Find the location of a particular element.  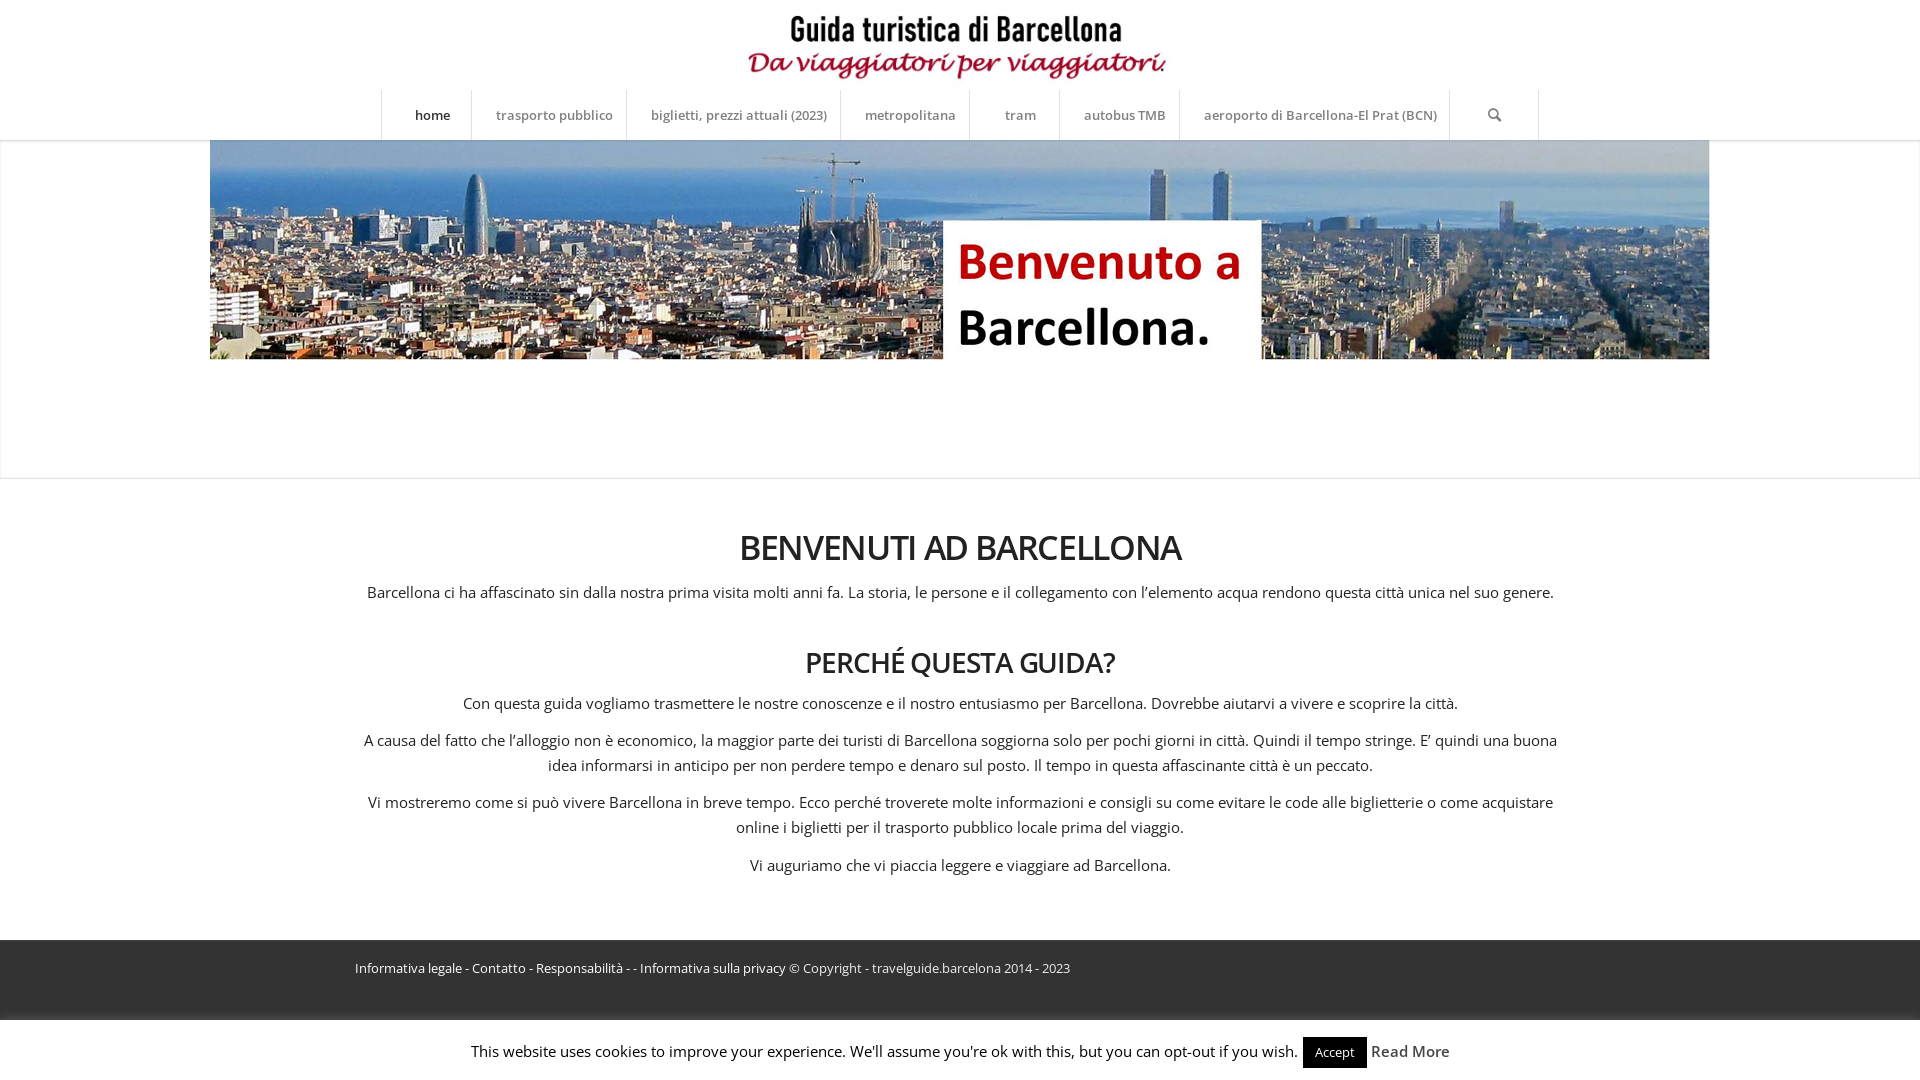

'trasporto_pubblico_locale_Barcellona' is located at coordinates (960, 249).